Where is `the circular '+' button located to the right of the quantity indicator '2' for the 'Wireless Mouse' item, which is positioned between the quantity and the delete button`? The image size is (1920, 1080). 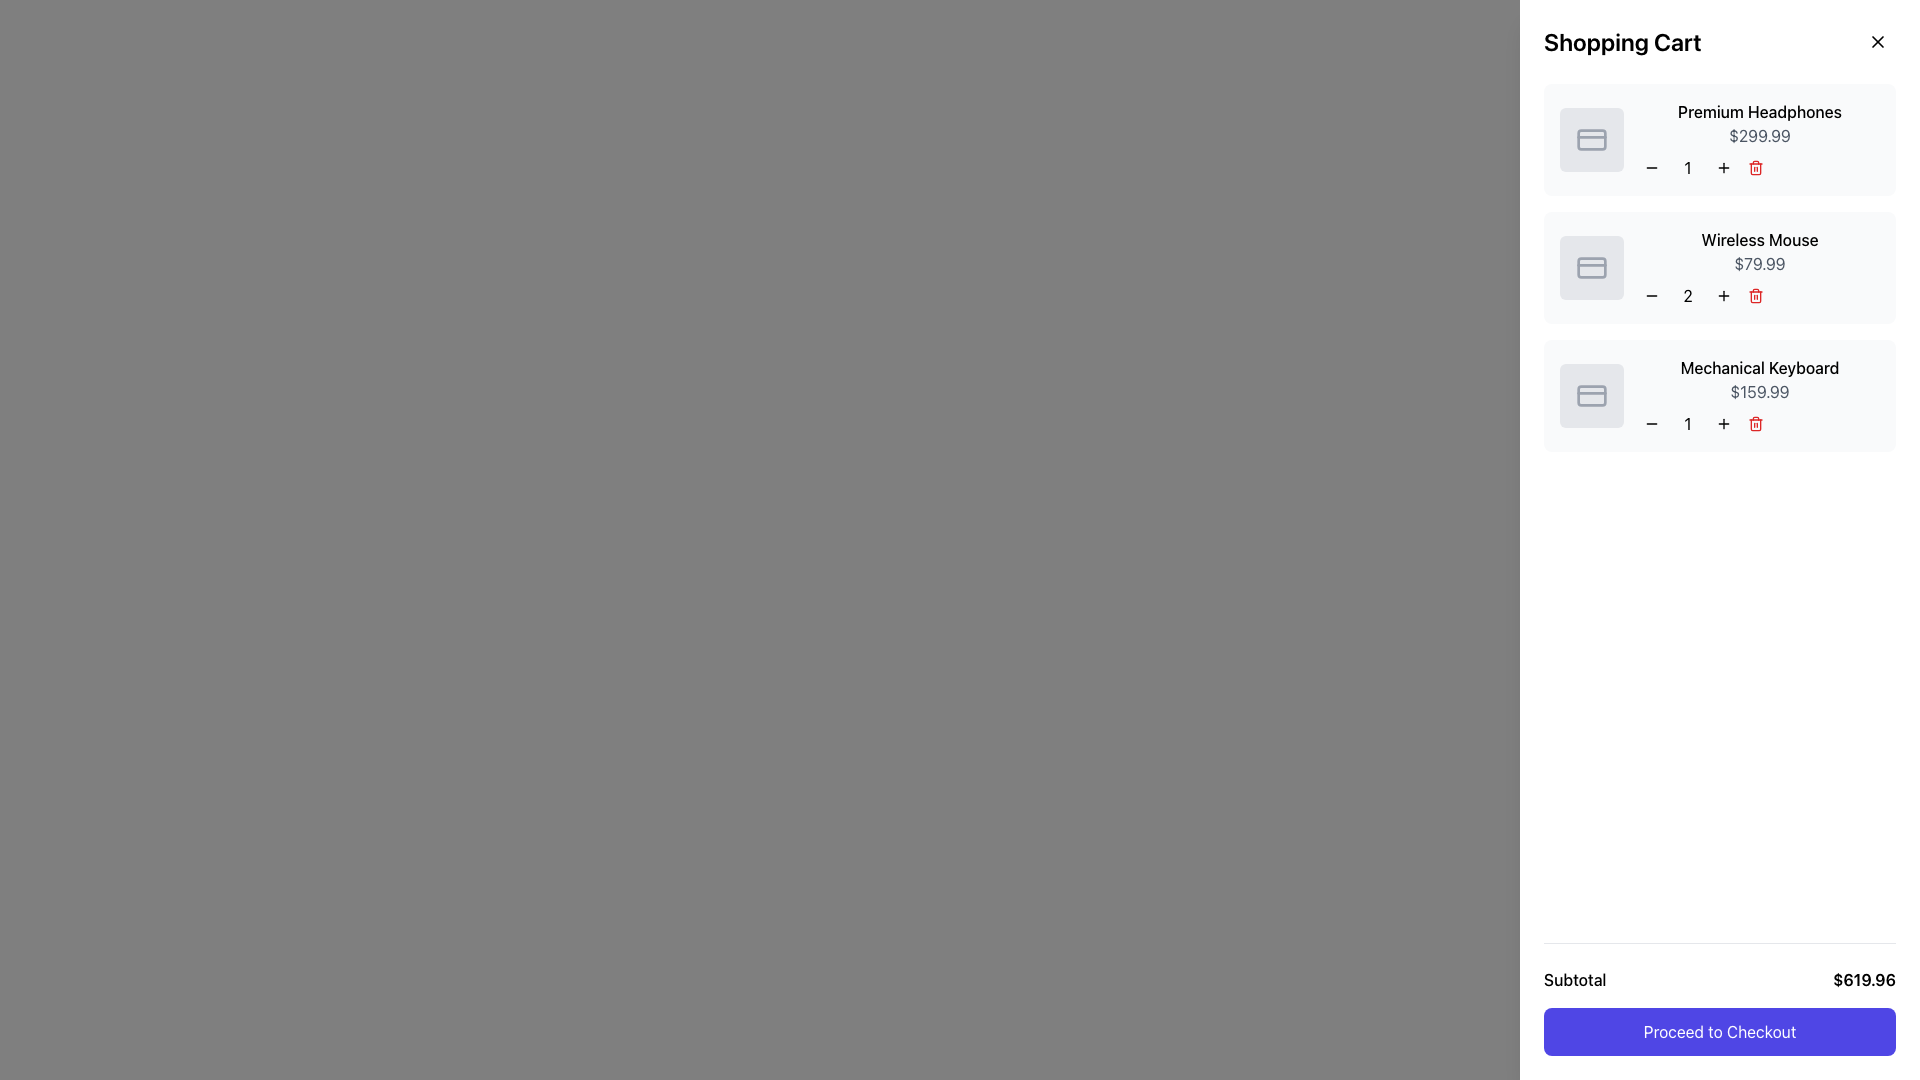 the circular '+' button located to the right of the quantity indicator '2' for the 'Wireless Mouse' item, which is positioned between the quantity and the delete button is located at coordinates (1722, 296).